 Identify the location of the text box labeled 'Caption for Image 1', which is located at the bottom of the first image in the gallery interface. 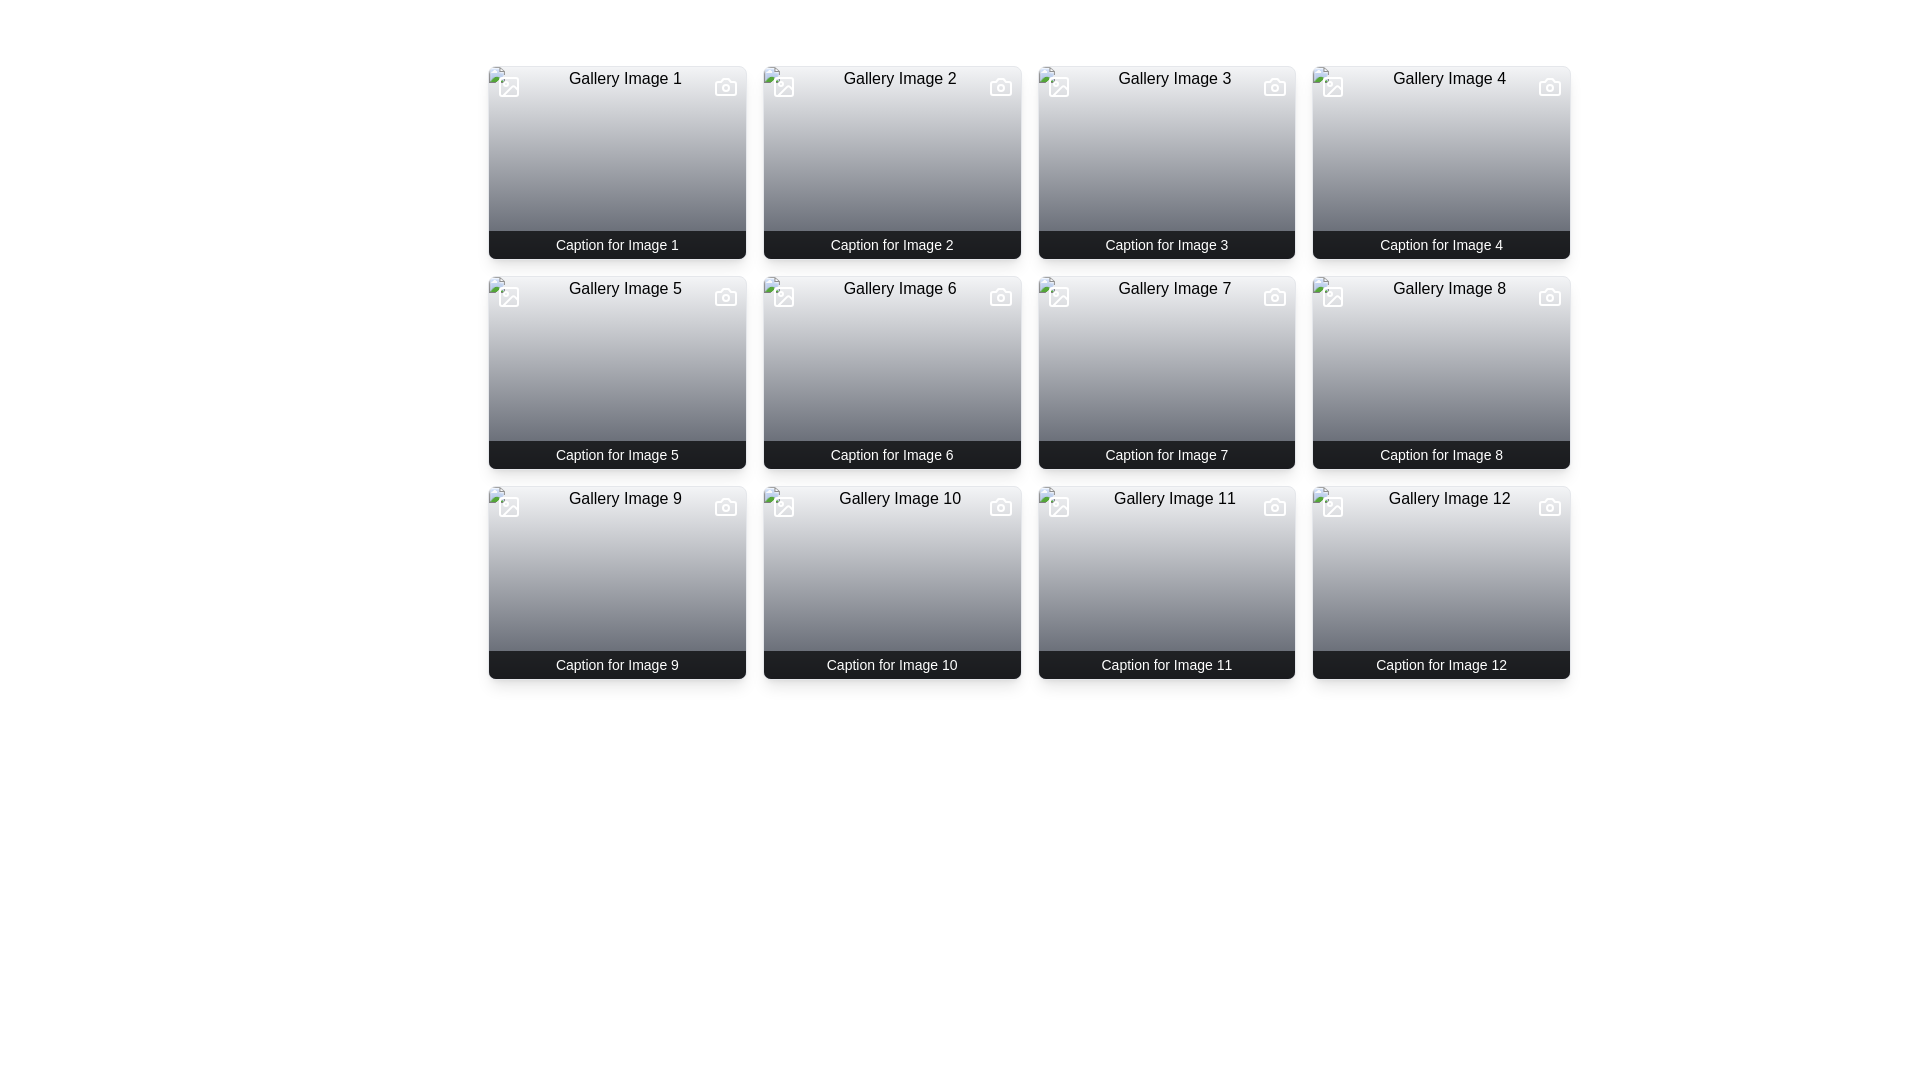
(616, 244).